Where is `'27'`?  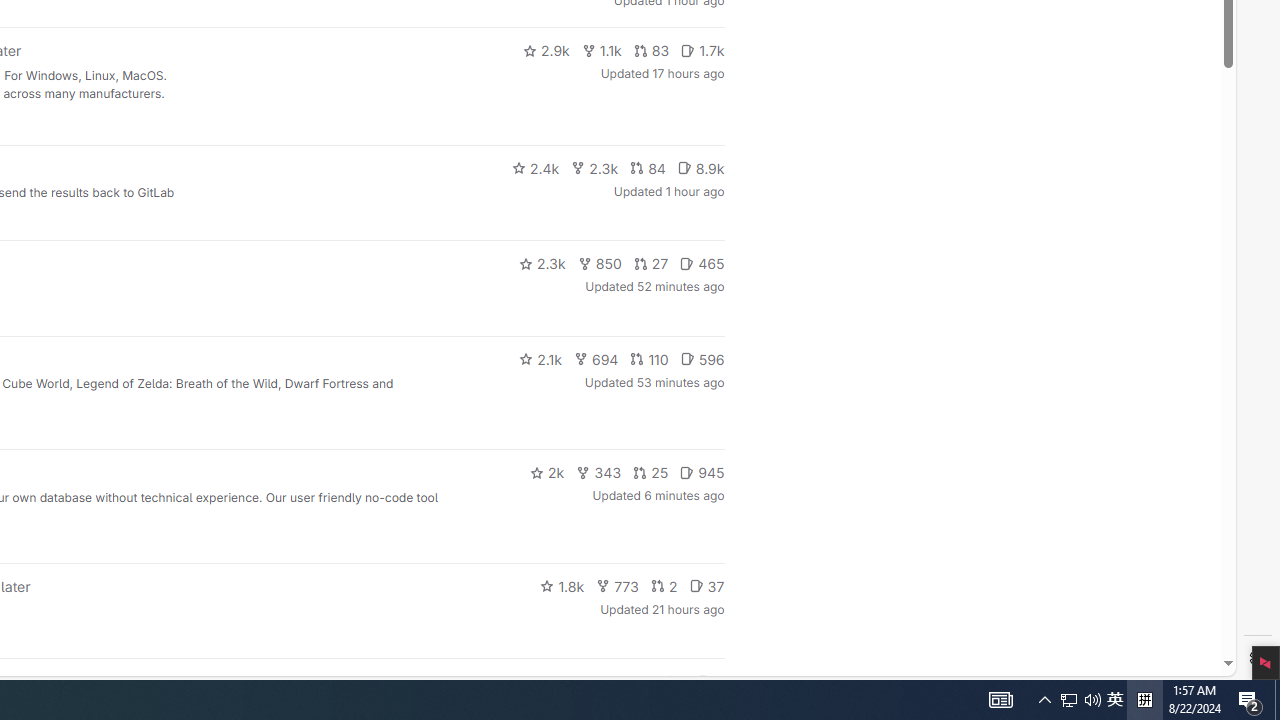 '27' is located at coordinates (651, 262).